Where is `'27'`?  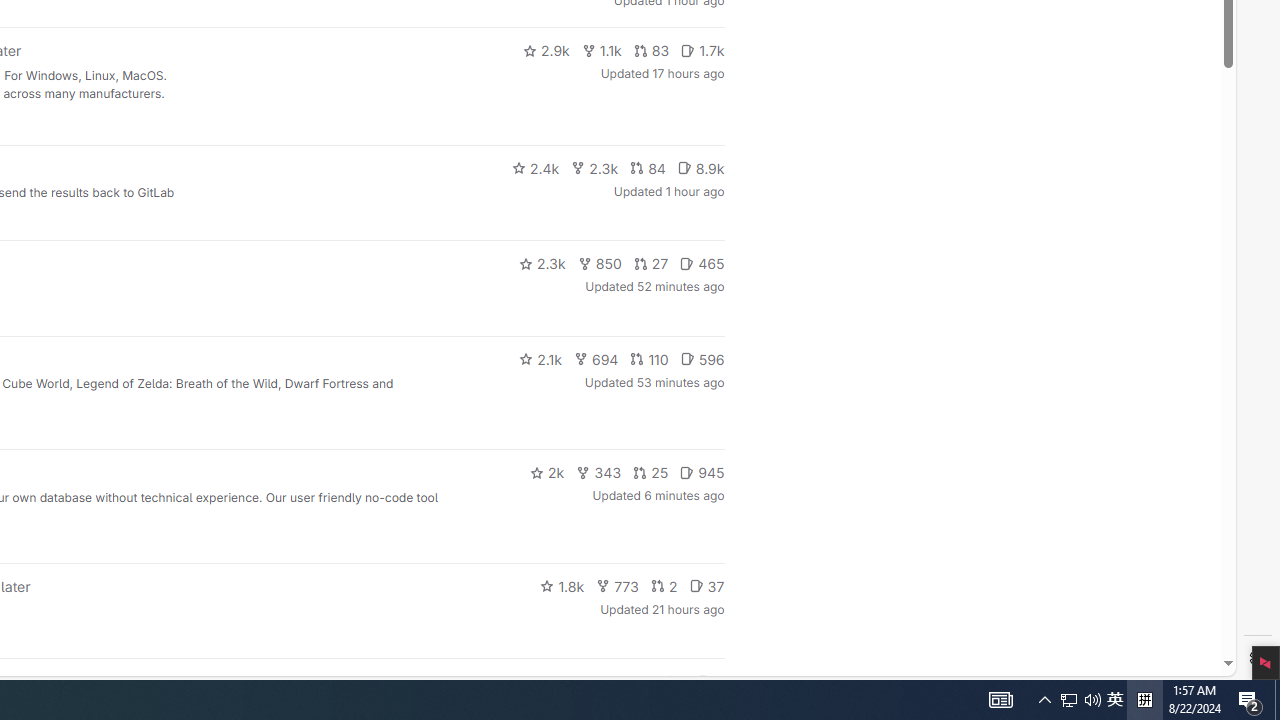 '27' is located at coordinates (651, 262).